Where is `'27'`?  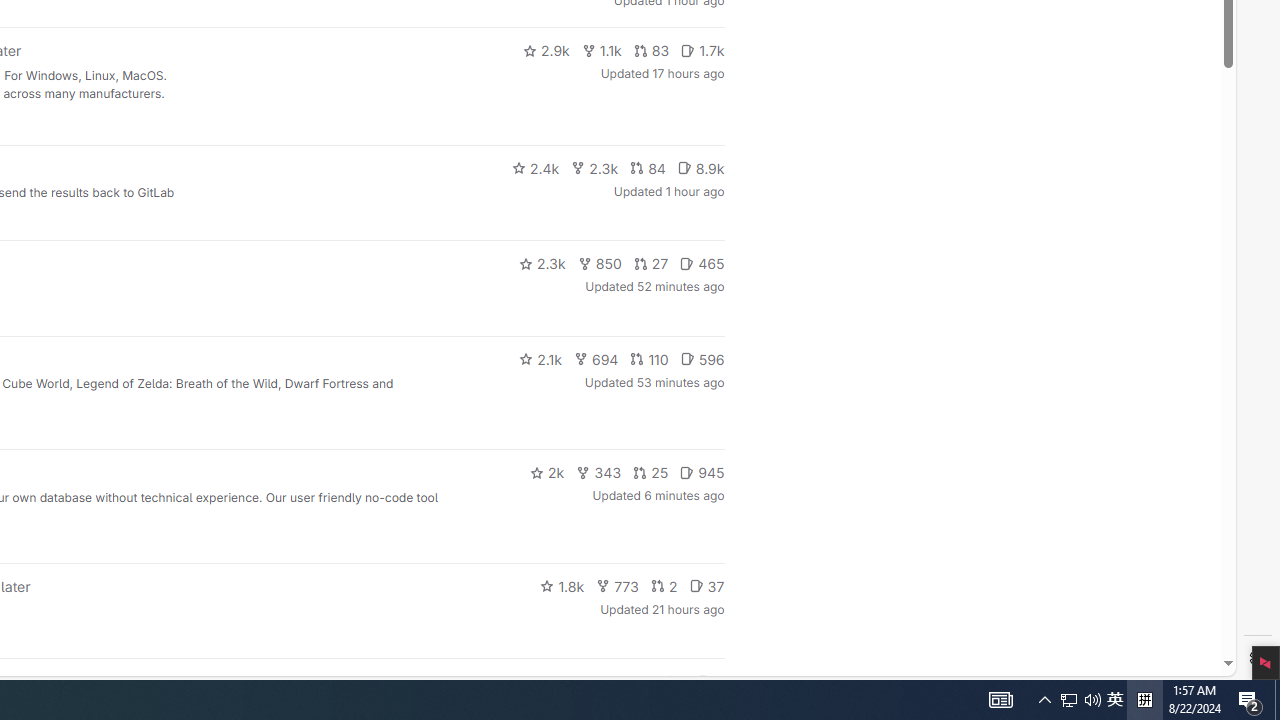 '27' is located at coordinates (651, 262).